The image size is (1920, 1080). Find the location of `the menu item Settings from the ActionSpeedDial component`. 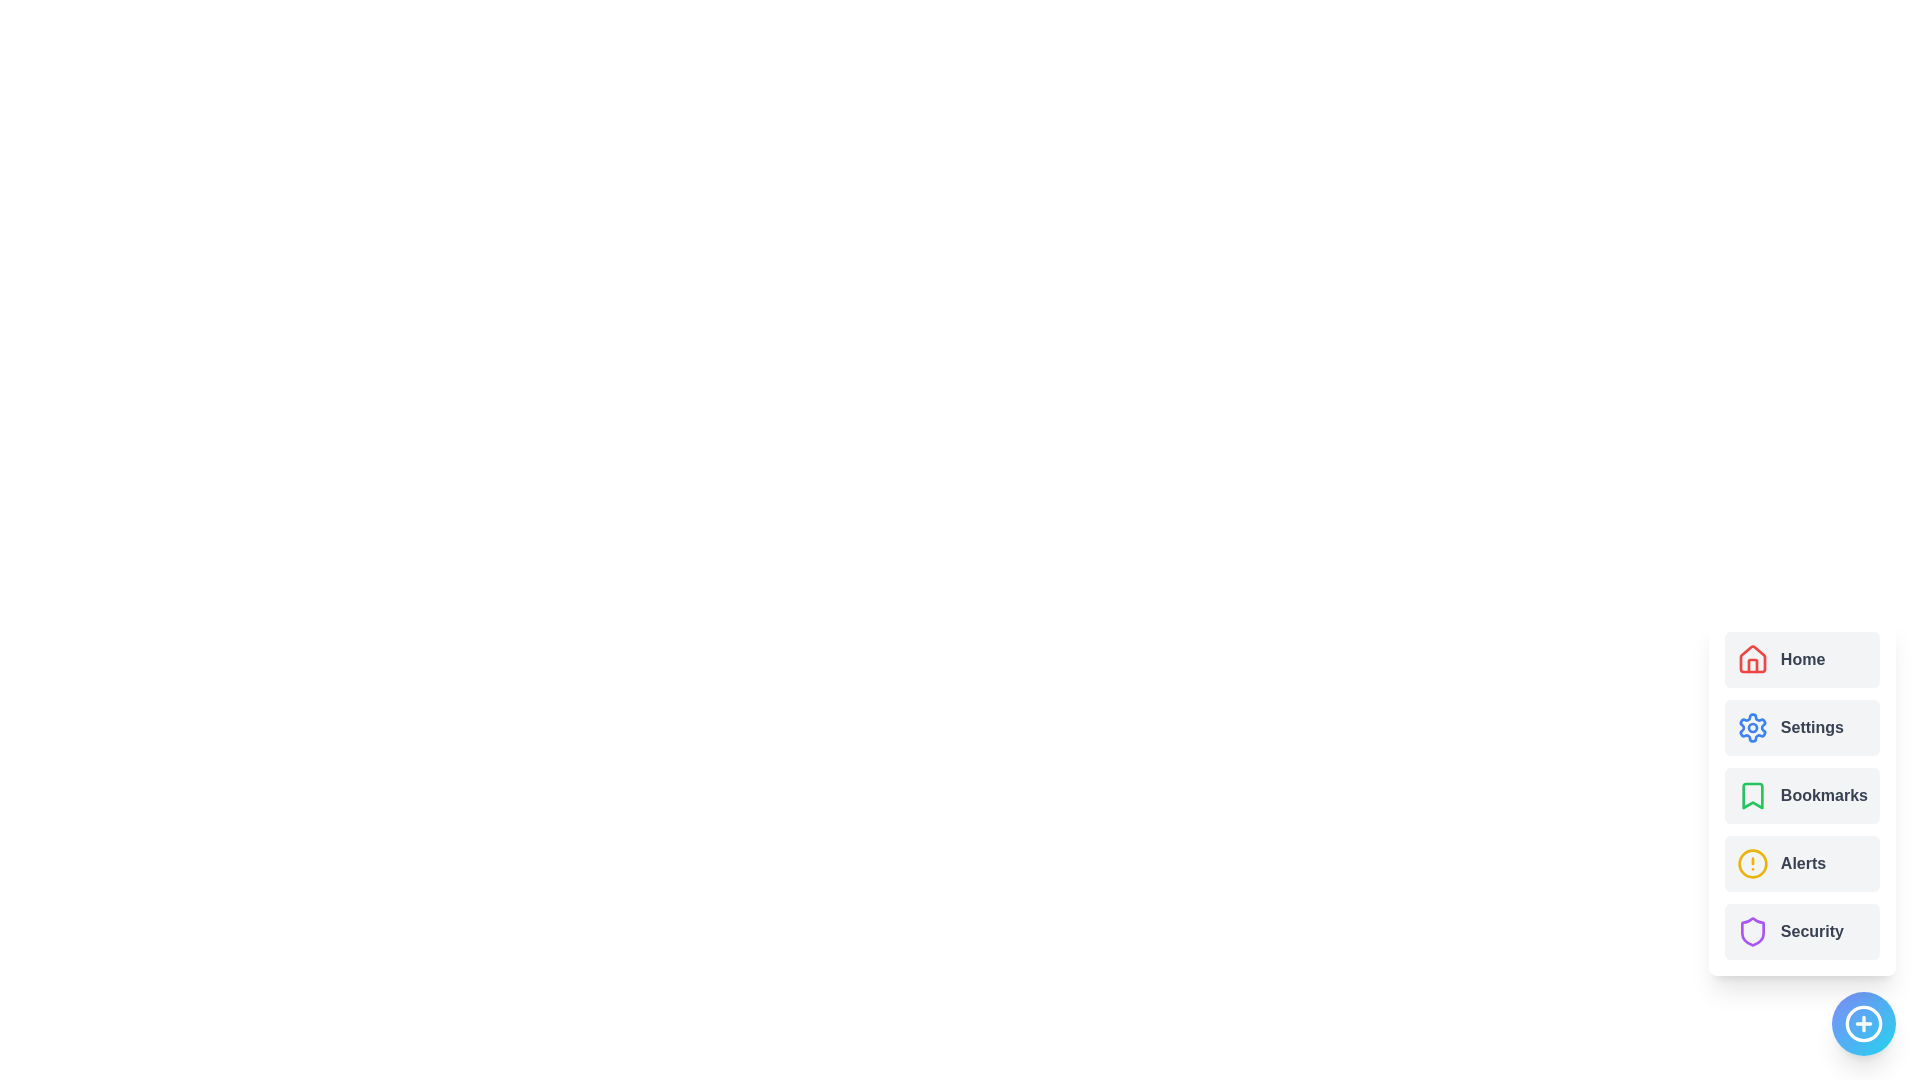

the menu item Settings from the ActionSpeedDial component is located at coordinates (1801, 728).